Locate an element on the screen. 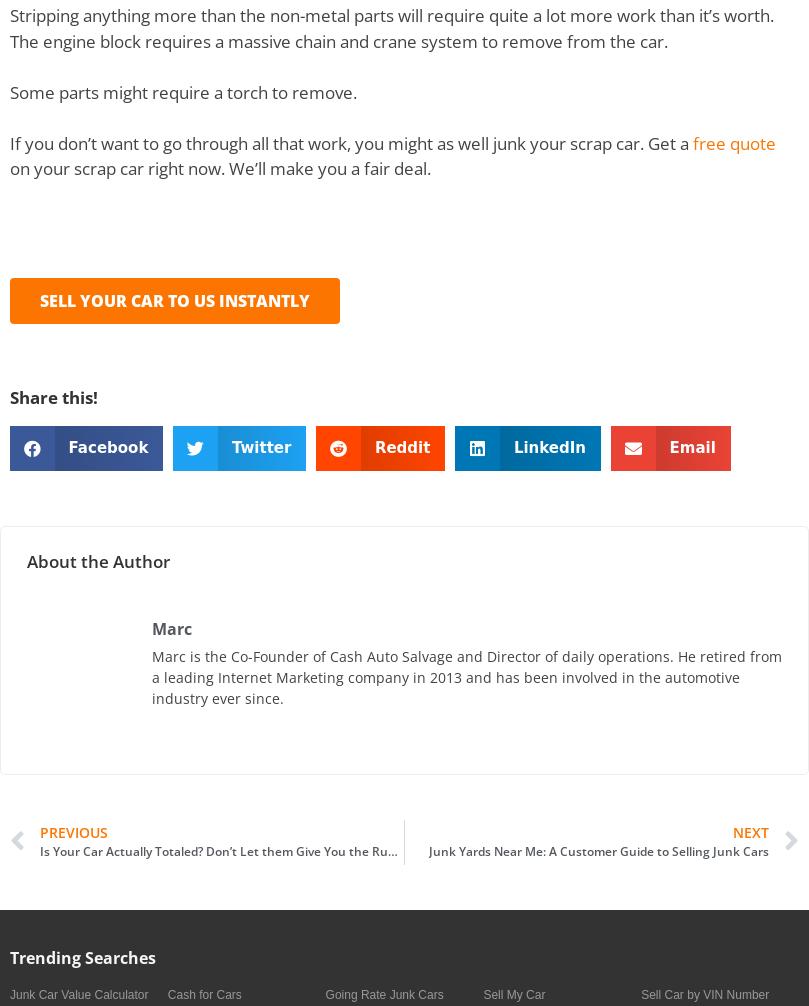  'Next' is located at coordinates (749, 830).